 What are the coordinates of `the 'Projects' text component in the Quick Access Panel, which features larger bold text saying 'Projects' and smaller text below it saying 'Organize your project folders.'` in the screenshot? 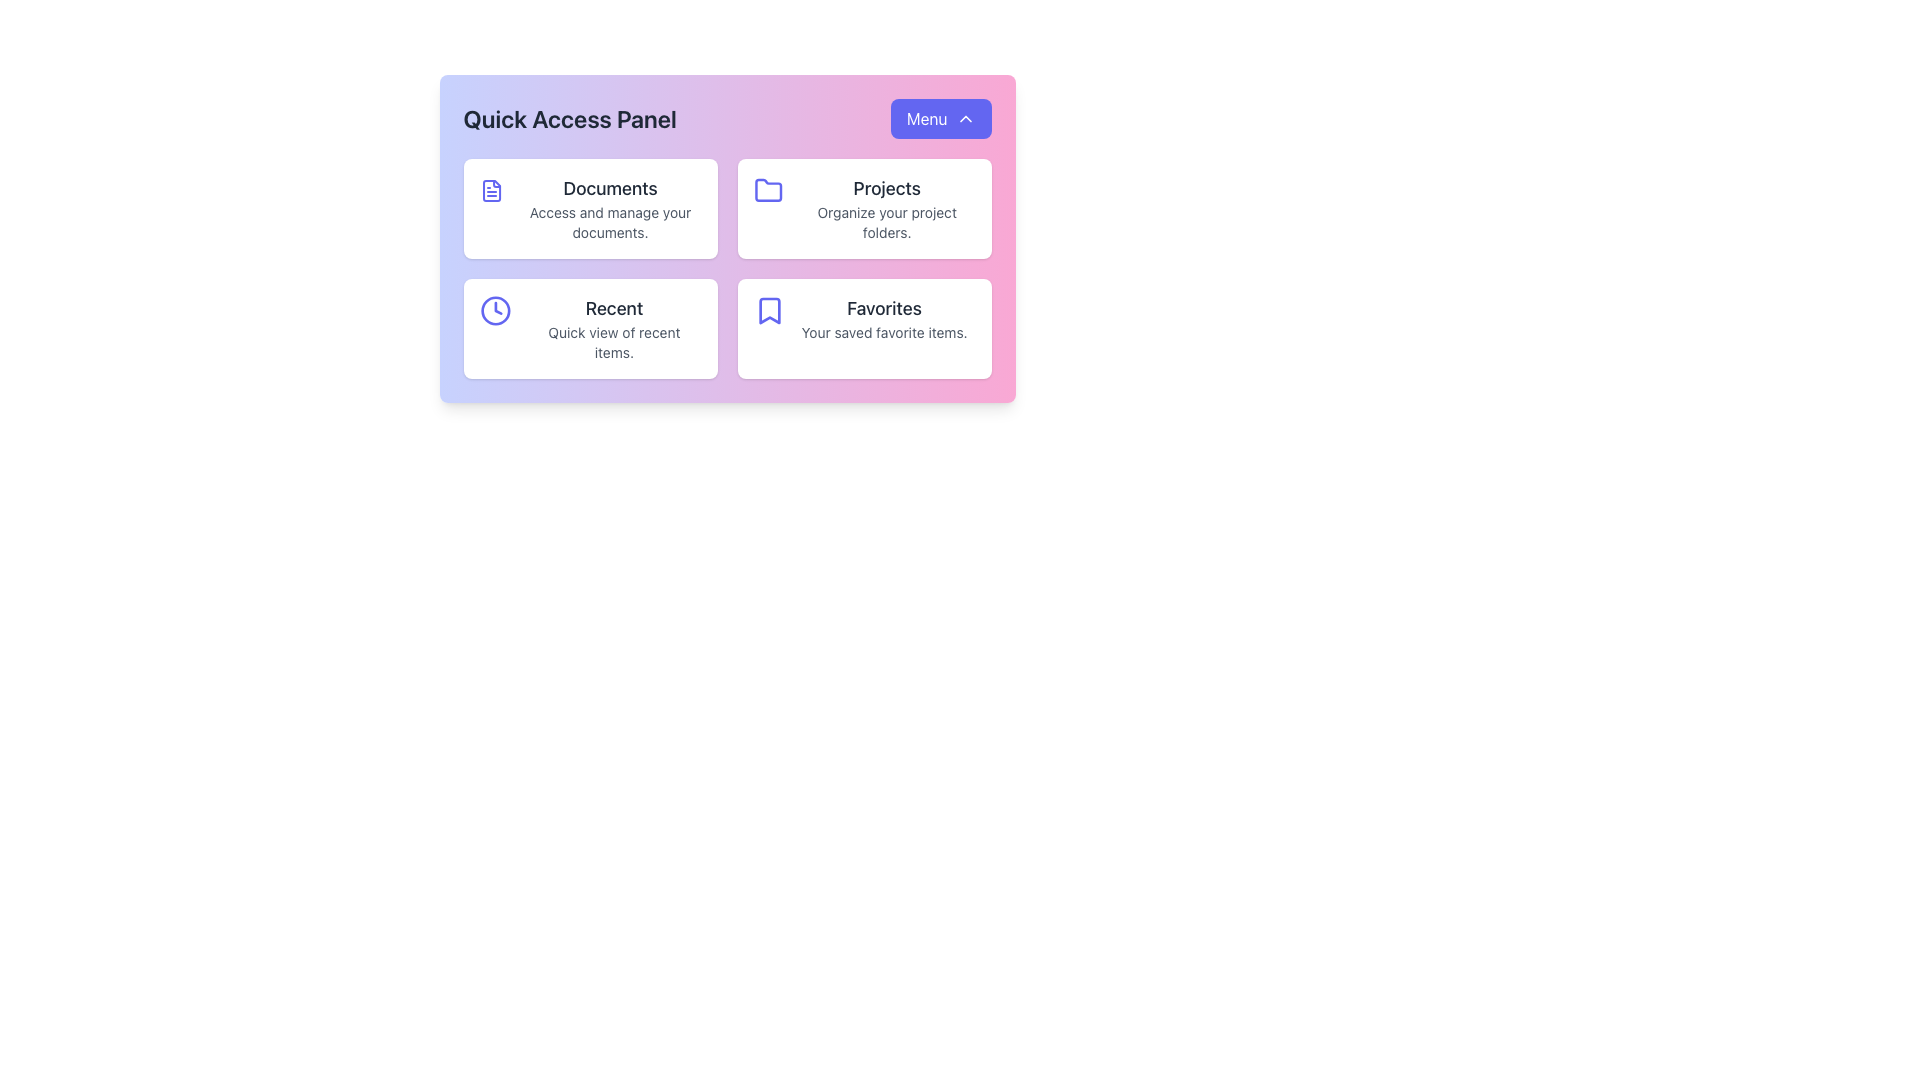 It's located at (886, 208).